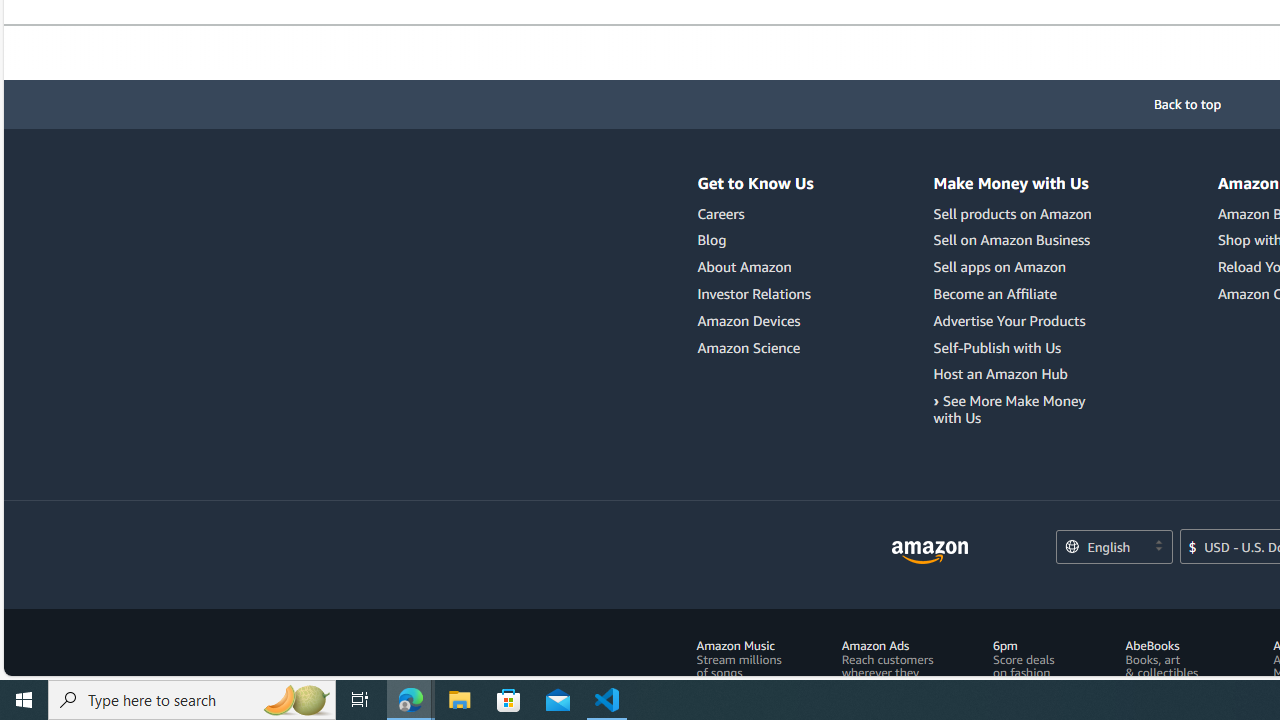 This screenshot has height=720, width=1280. What do you see at coordinates (738, 659) in the screenshot?
I see `'Amazon Music Stream millions of songs'` at bounding box center [738, 659].